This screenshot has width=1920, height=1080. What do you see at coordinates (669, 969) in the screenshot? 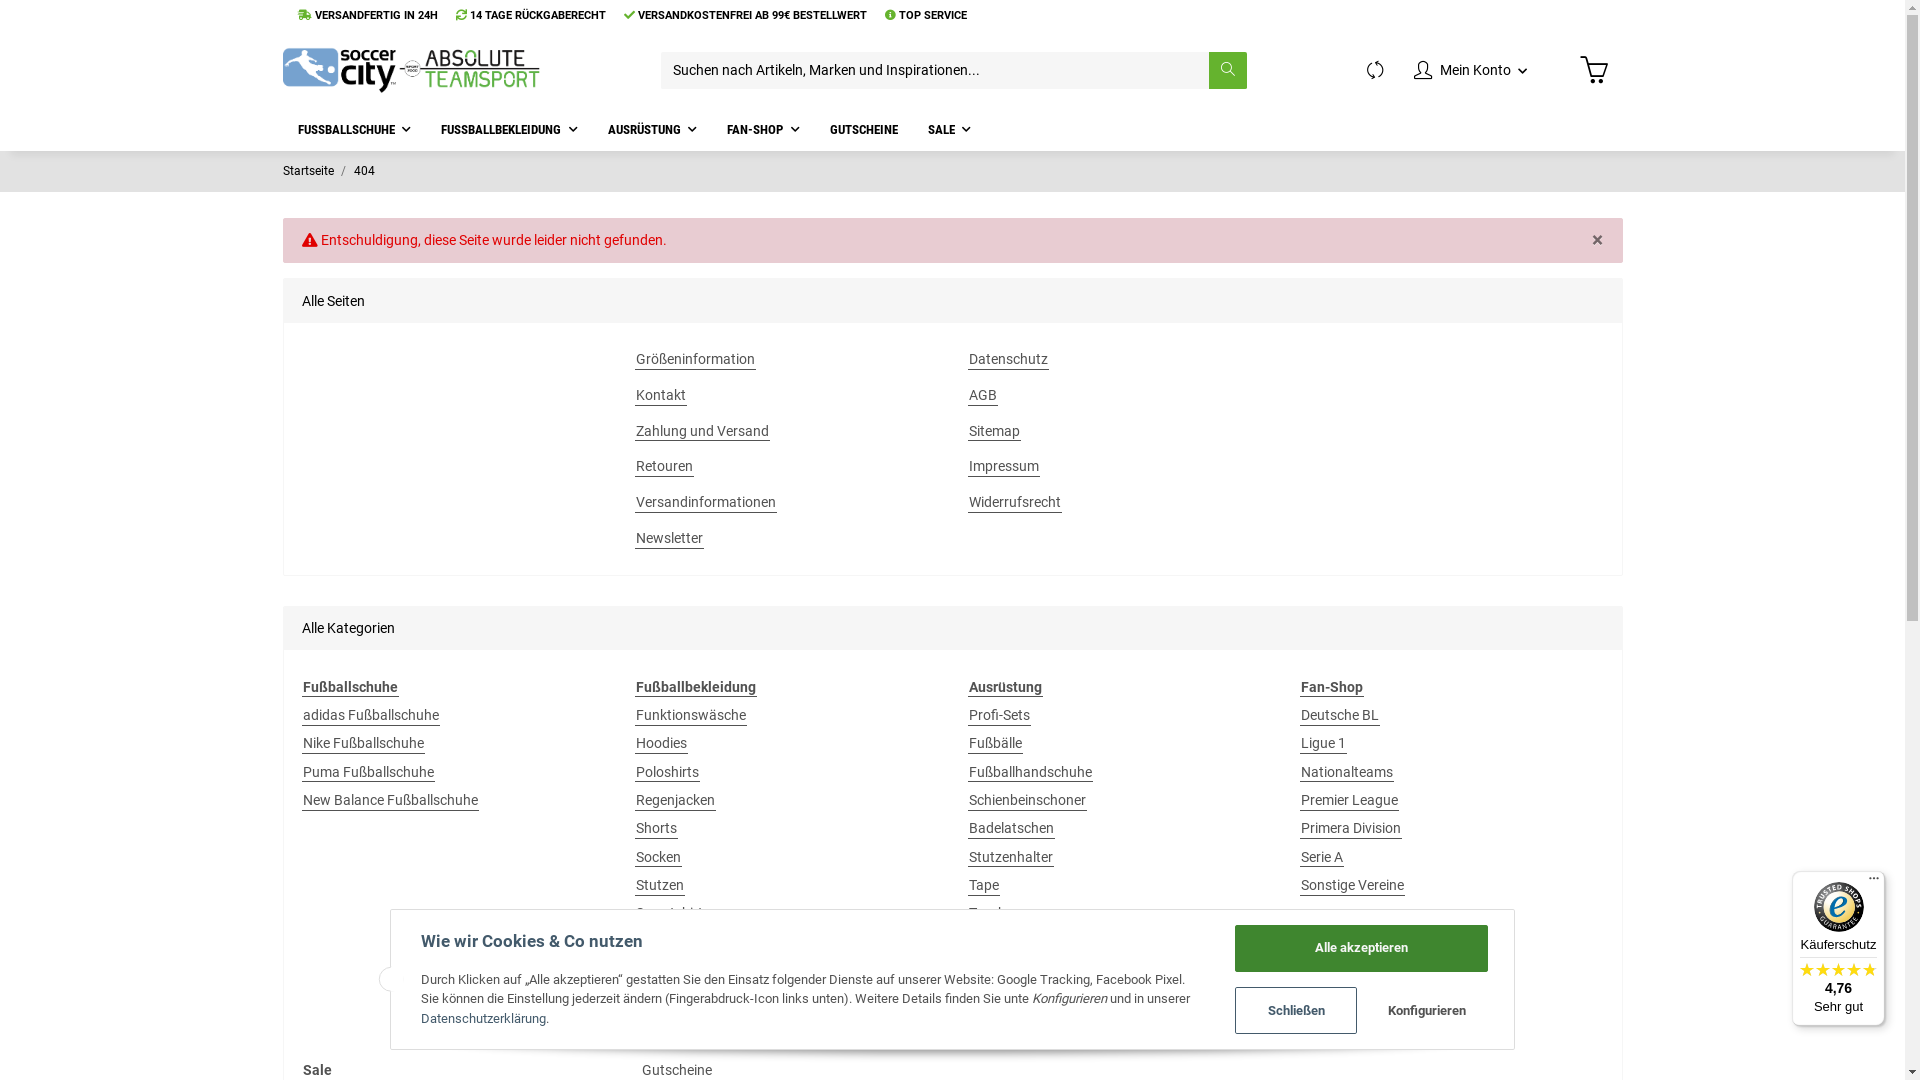
I see `'Teamsport'` at bounding box center [669, 969].